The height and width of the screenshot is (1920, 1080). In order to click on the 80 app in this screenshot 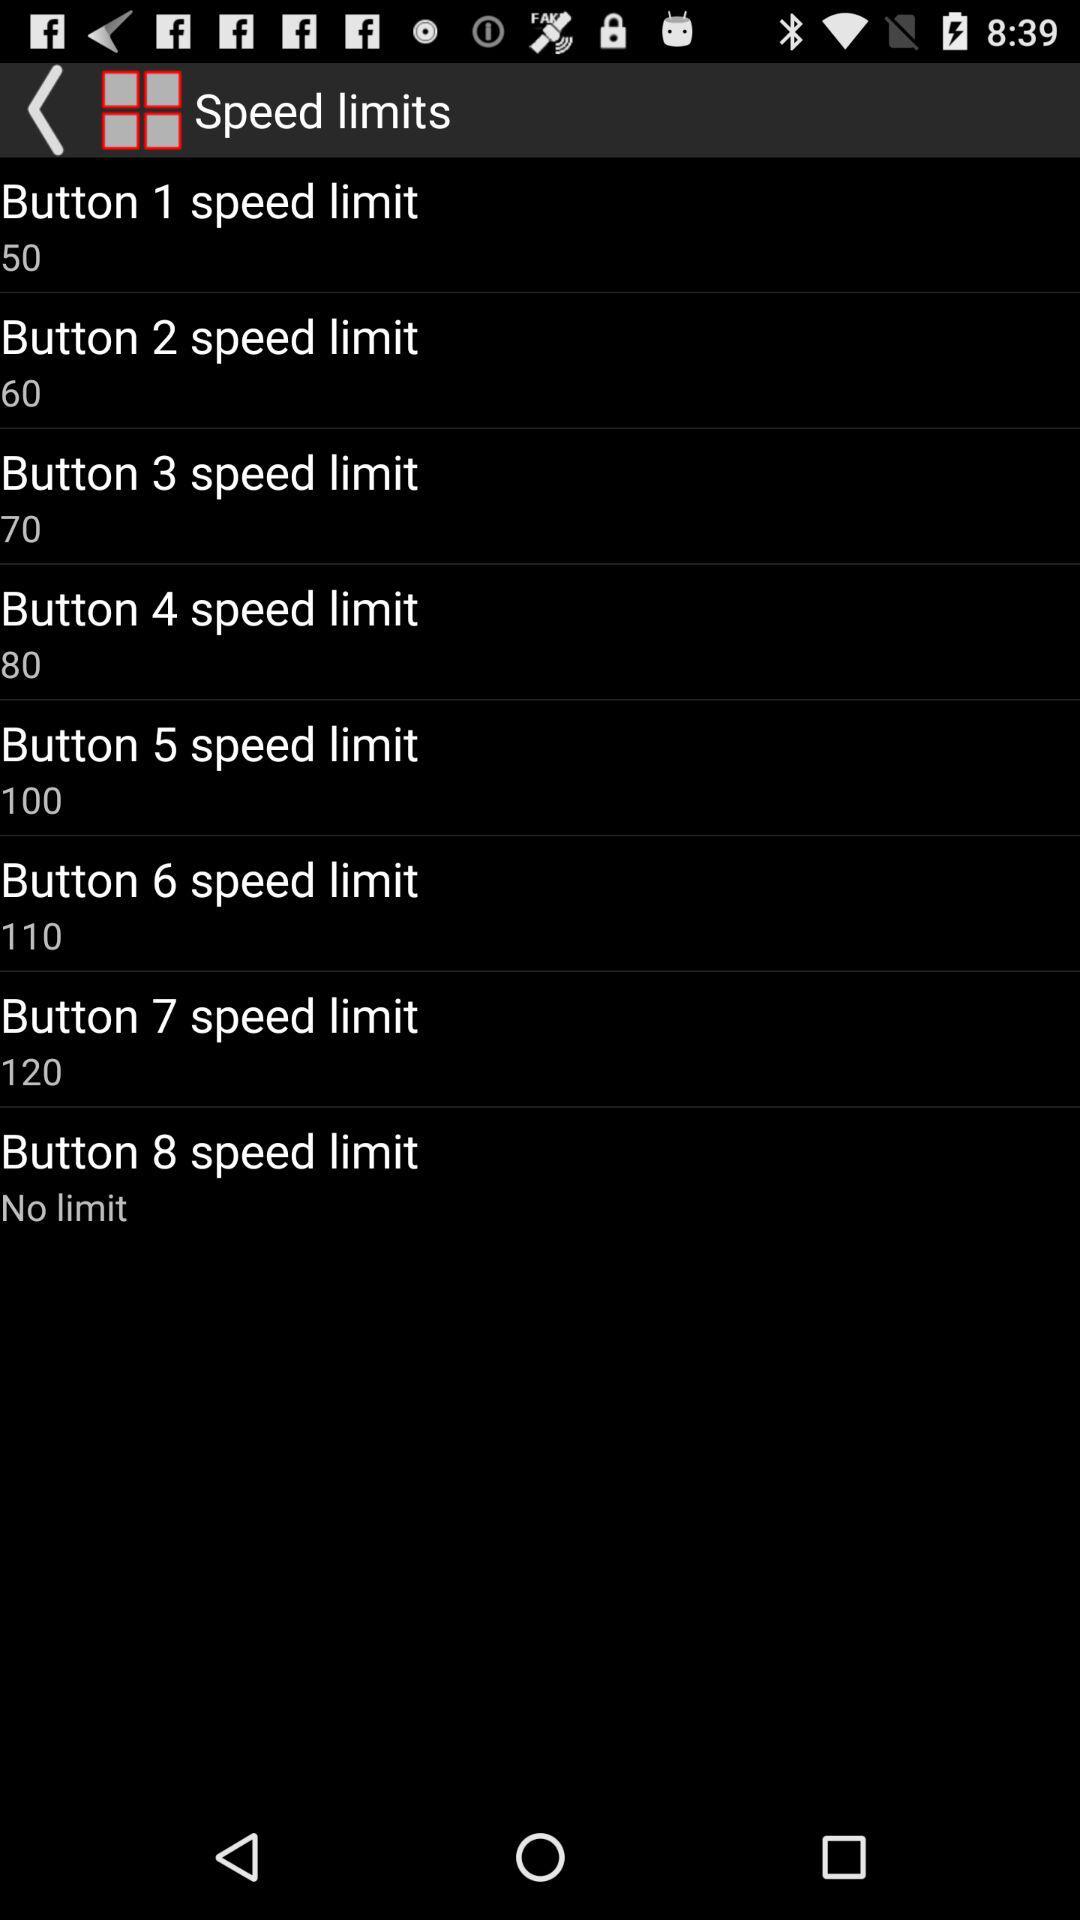, I will do `click(20, 663)`.